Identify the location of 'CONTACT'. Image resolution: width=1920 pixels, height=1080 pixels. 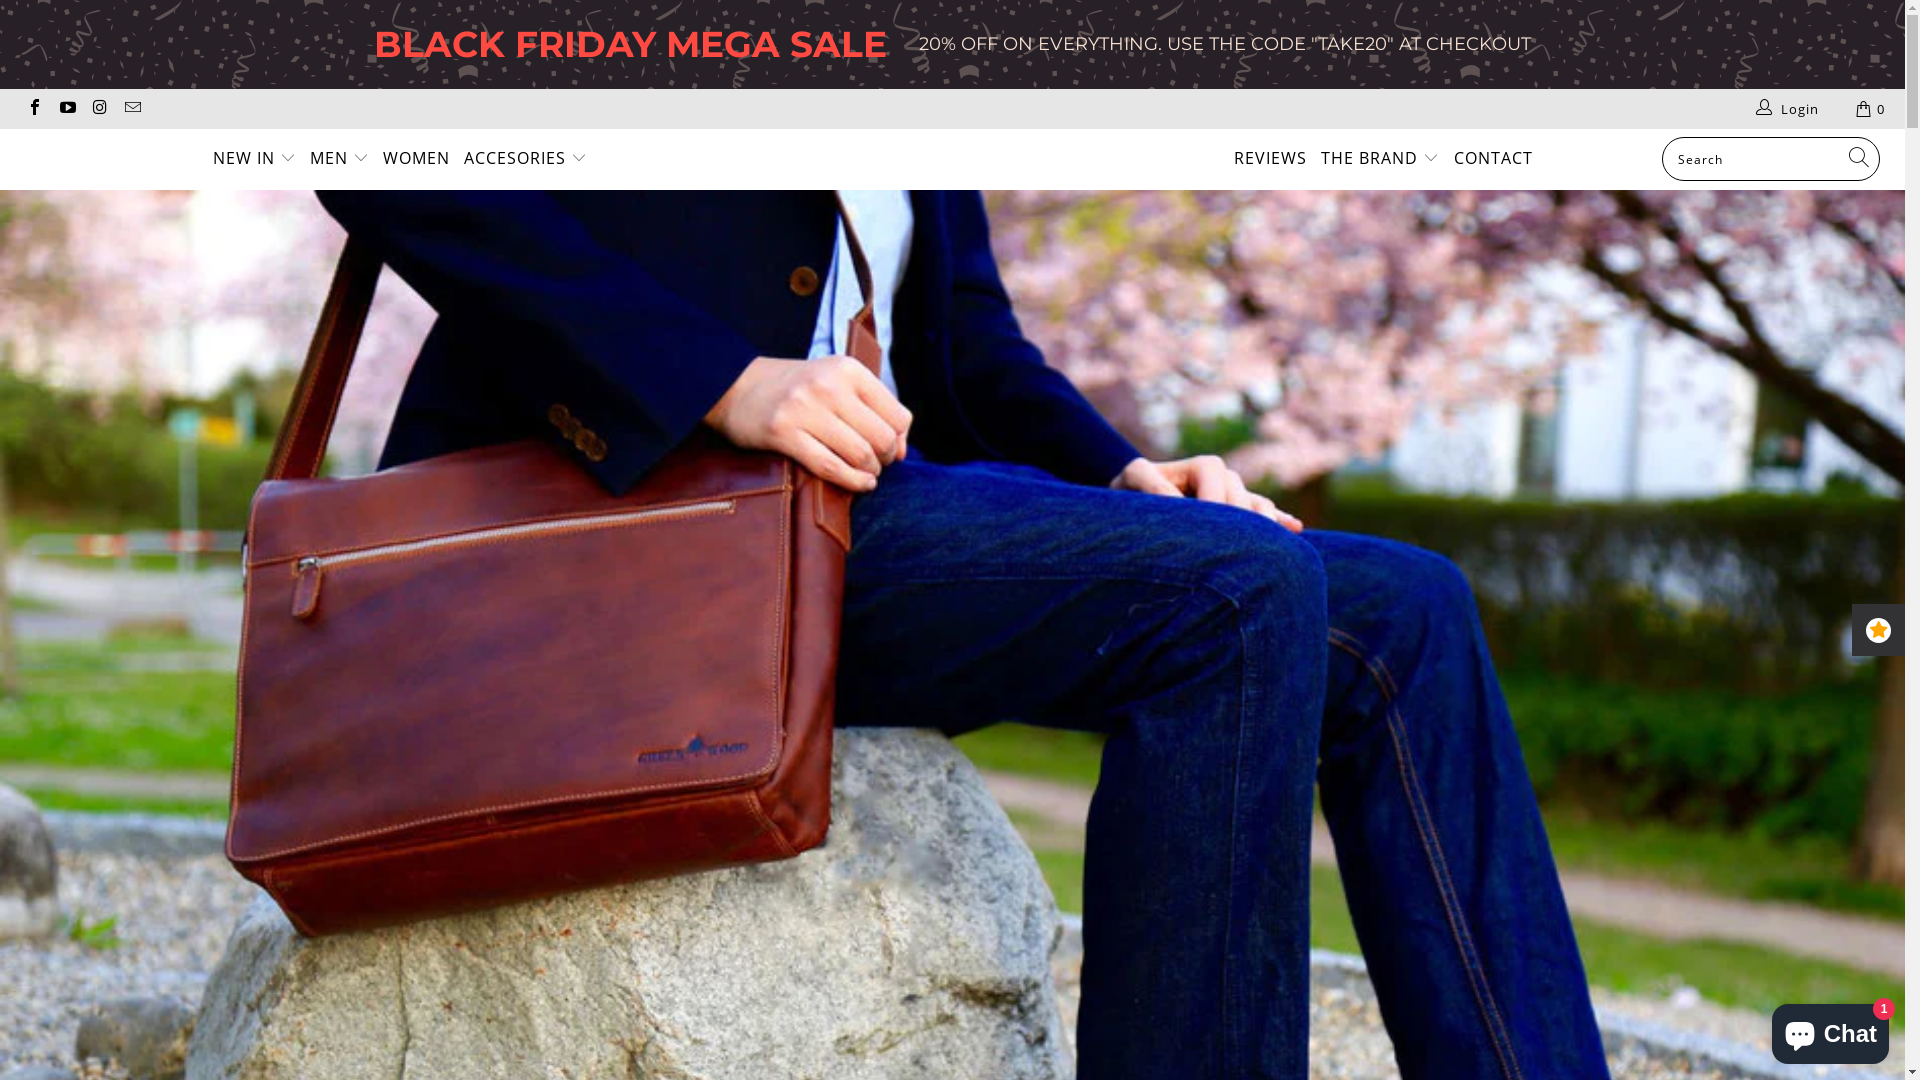
(1493, 158).